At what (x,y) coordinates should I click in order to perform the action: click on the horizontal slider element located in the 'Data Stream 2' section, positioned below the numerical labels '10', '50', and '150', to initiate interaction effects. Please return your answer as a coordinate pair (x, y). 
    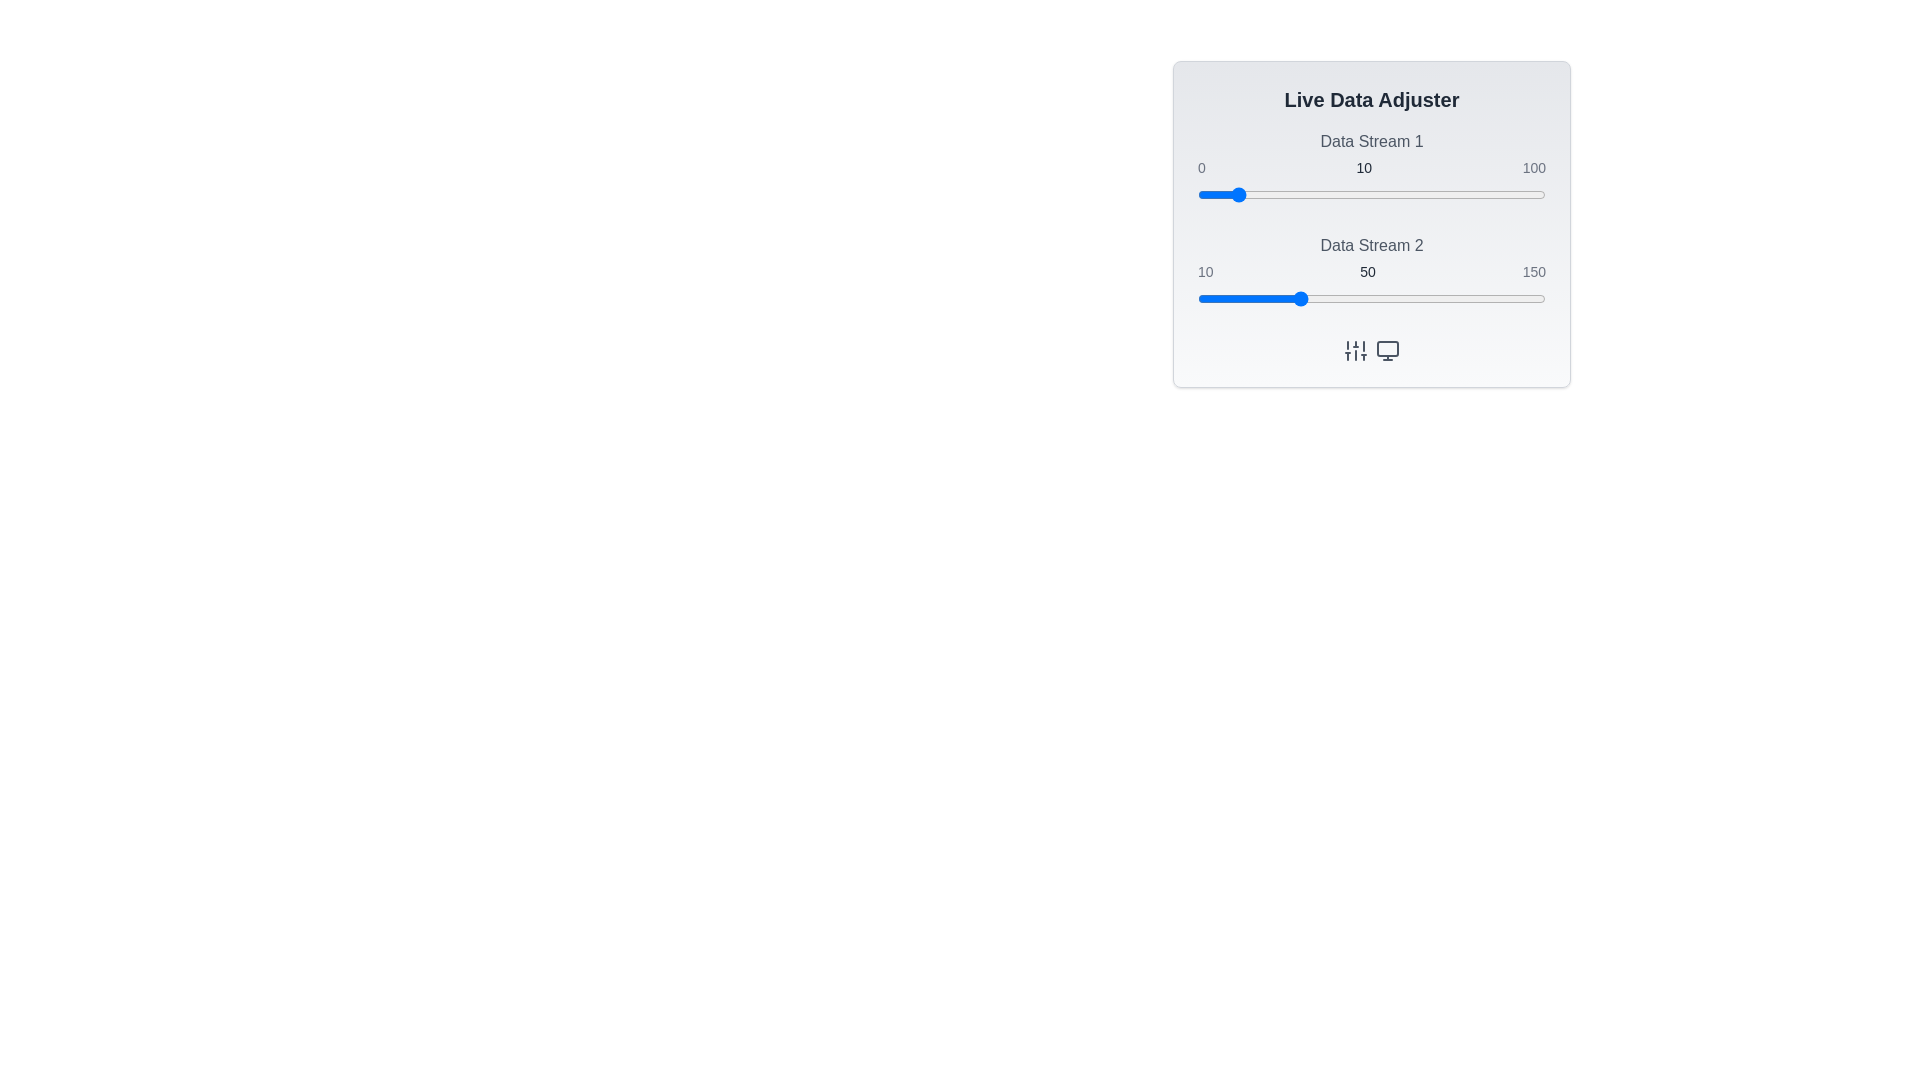
    Looking at the image, I should click on (1371, 299).